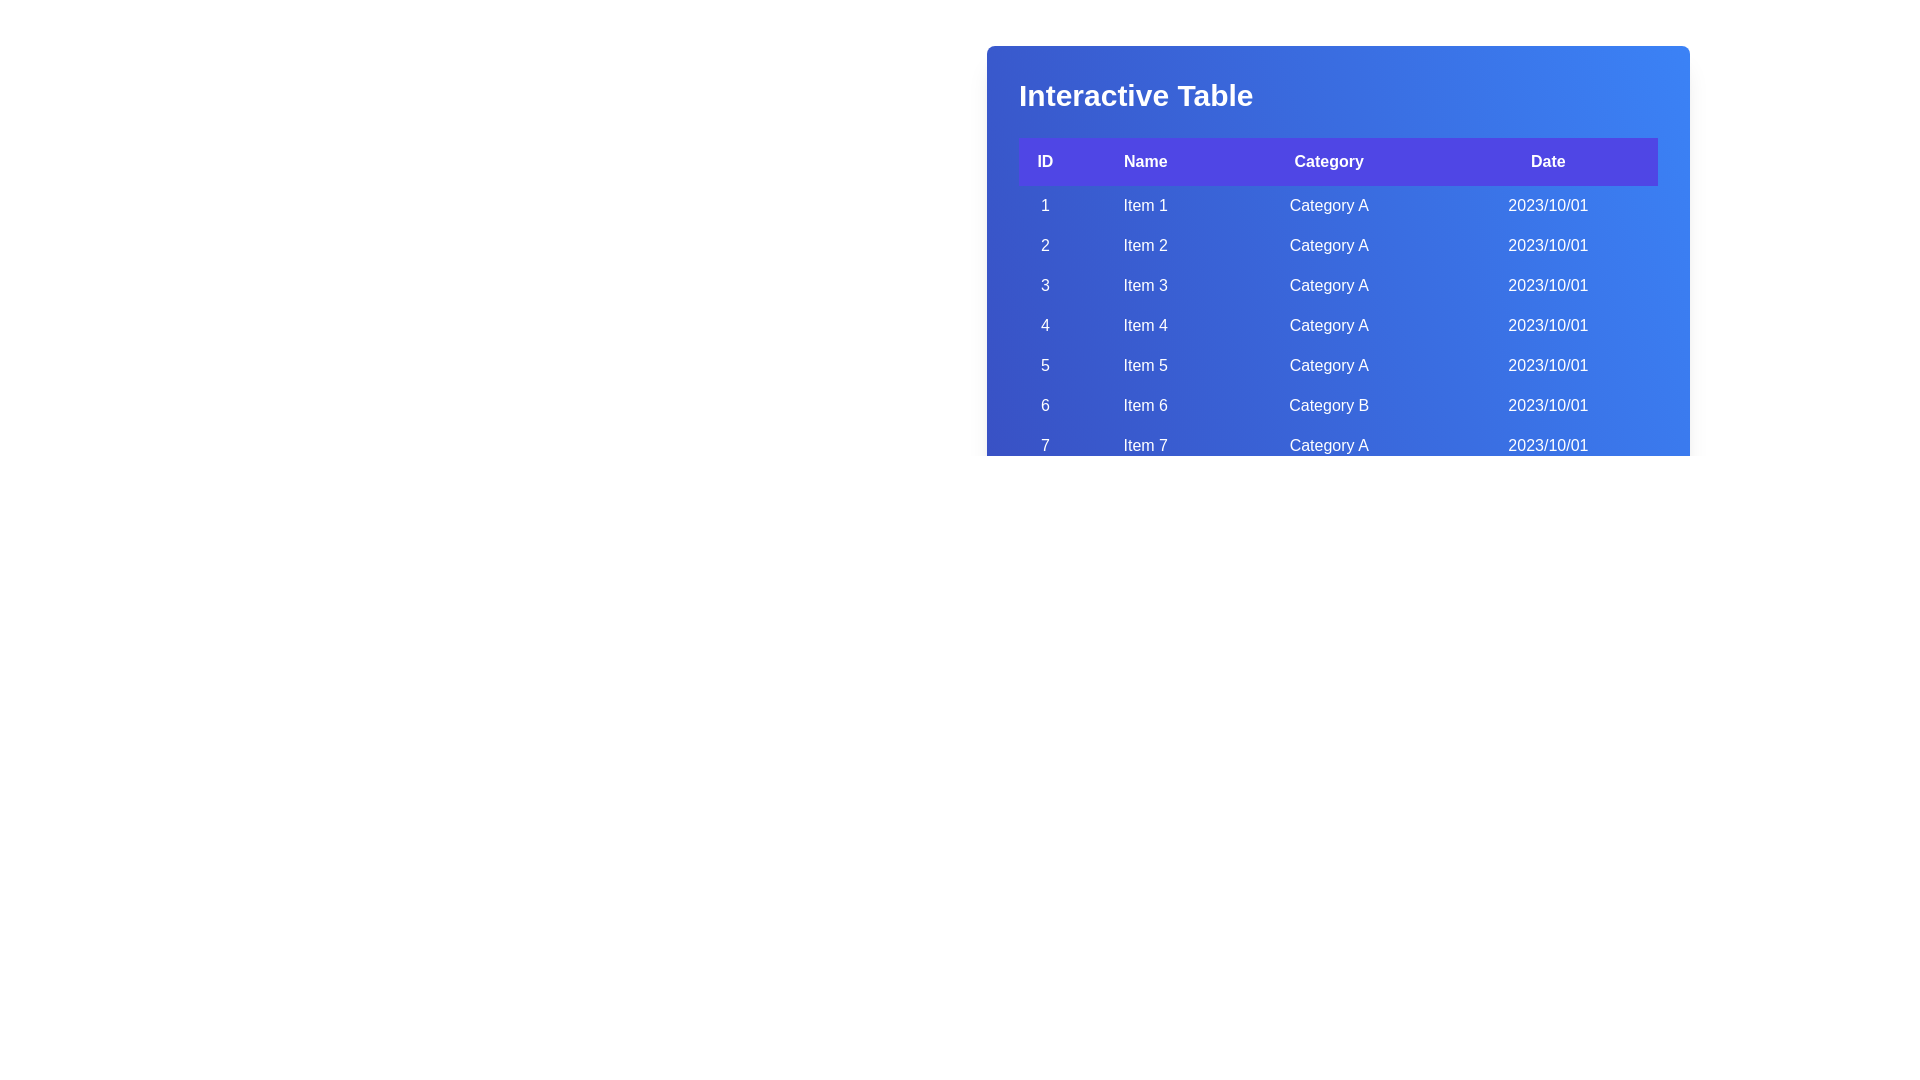 The width and height of the screenshot is (1920, 1080). I want to click on the header labeled Category to sort the table by that column, so click(1329, 161).